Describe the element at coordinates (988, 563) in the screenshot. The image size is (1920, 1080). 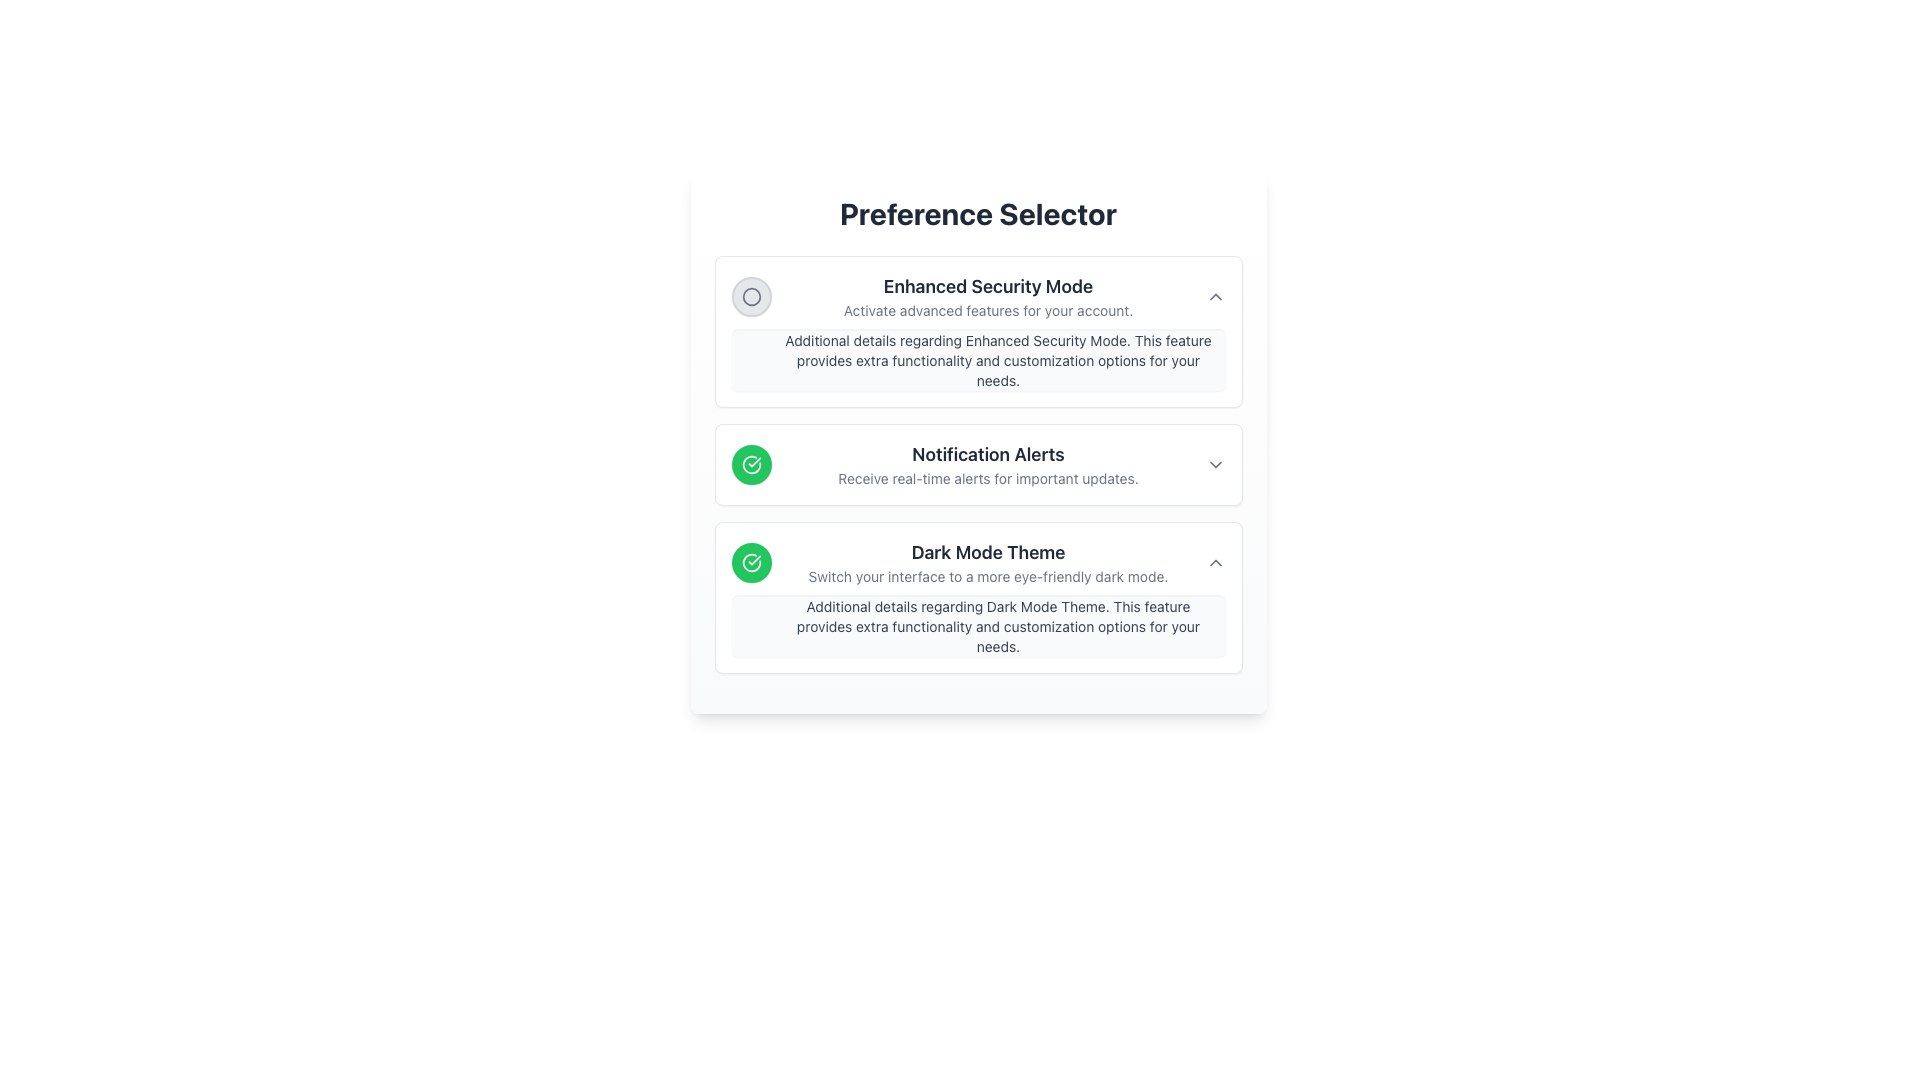
I see `text informing the user about the Dark Mode feature, located under the 'Notification Alerts' section in the main preference selection interface` at that location.